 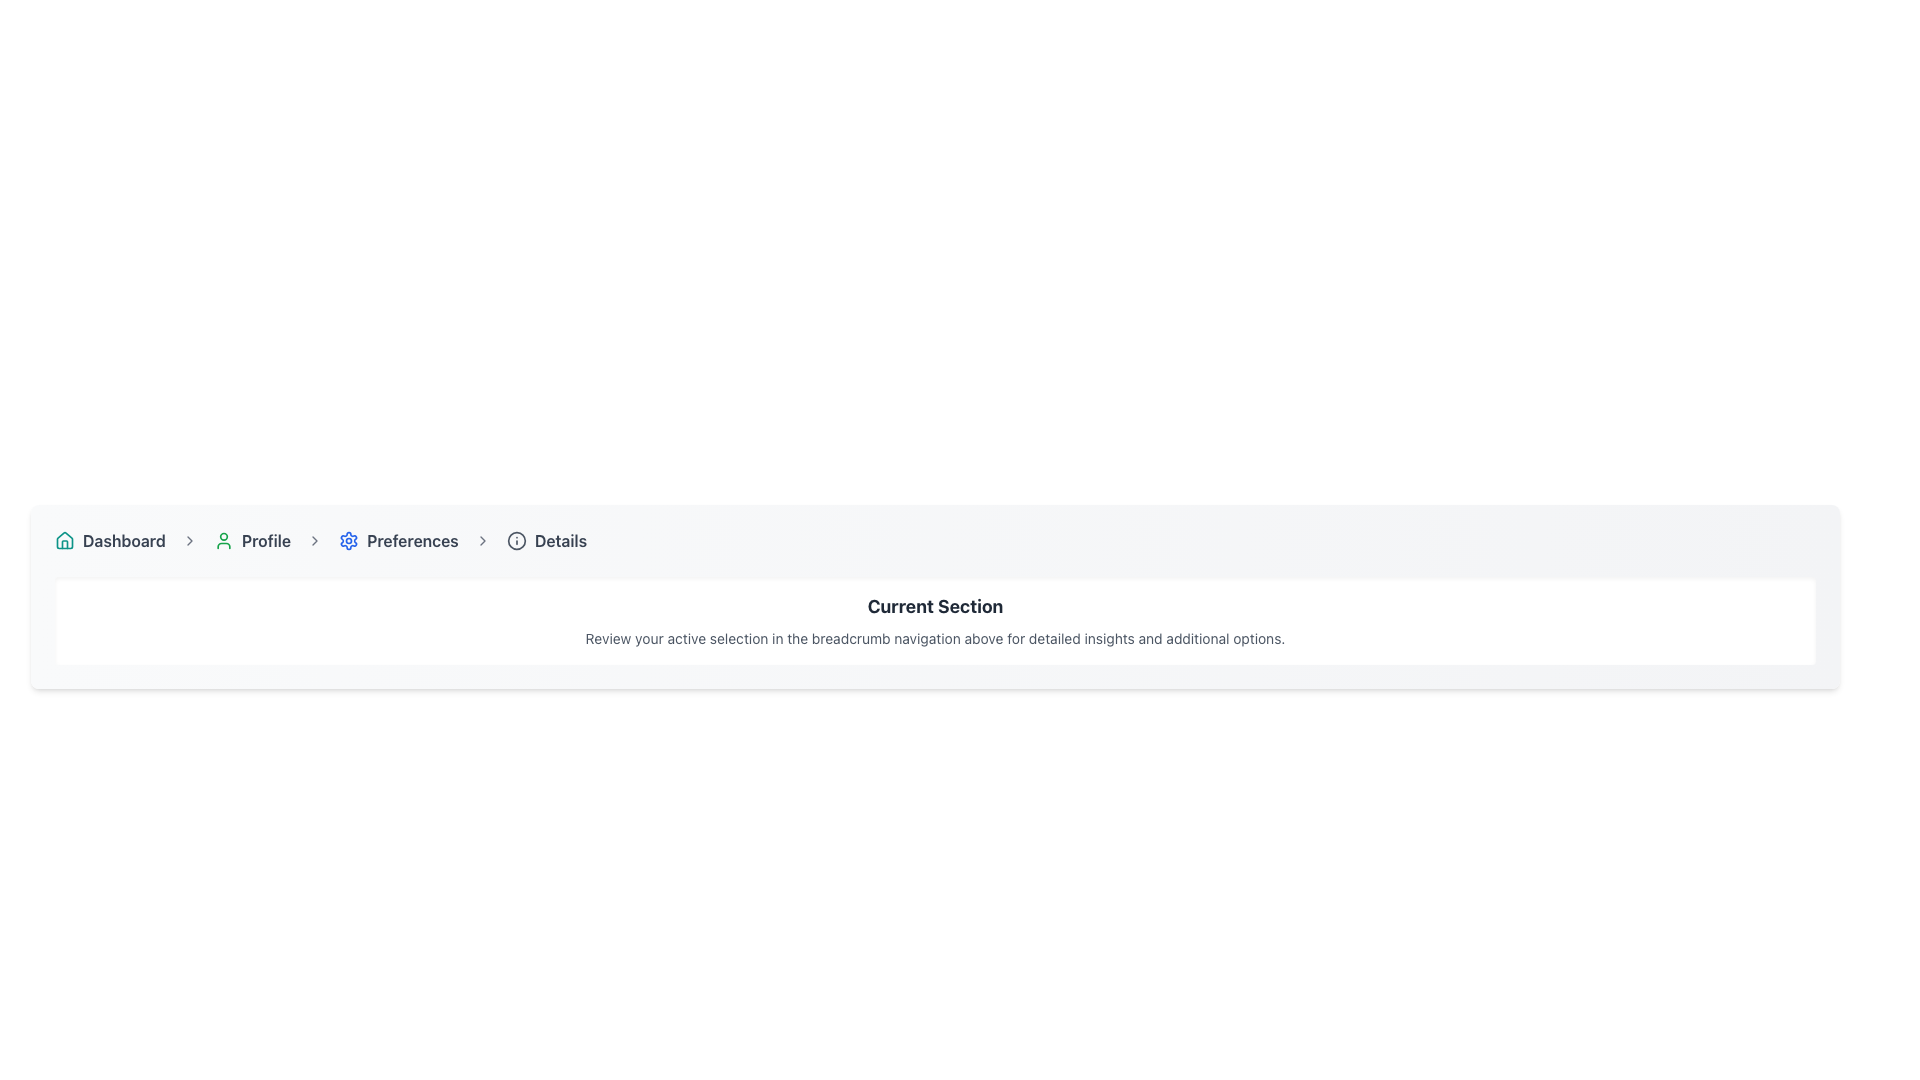 I want to click on the icon on the leftmost side of the 'Profile' breadcrumb link, so click(x=223, y=540).